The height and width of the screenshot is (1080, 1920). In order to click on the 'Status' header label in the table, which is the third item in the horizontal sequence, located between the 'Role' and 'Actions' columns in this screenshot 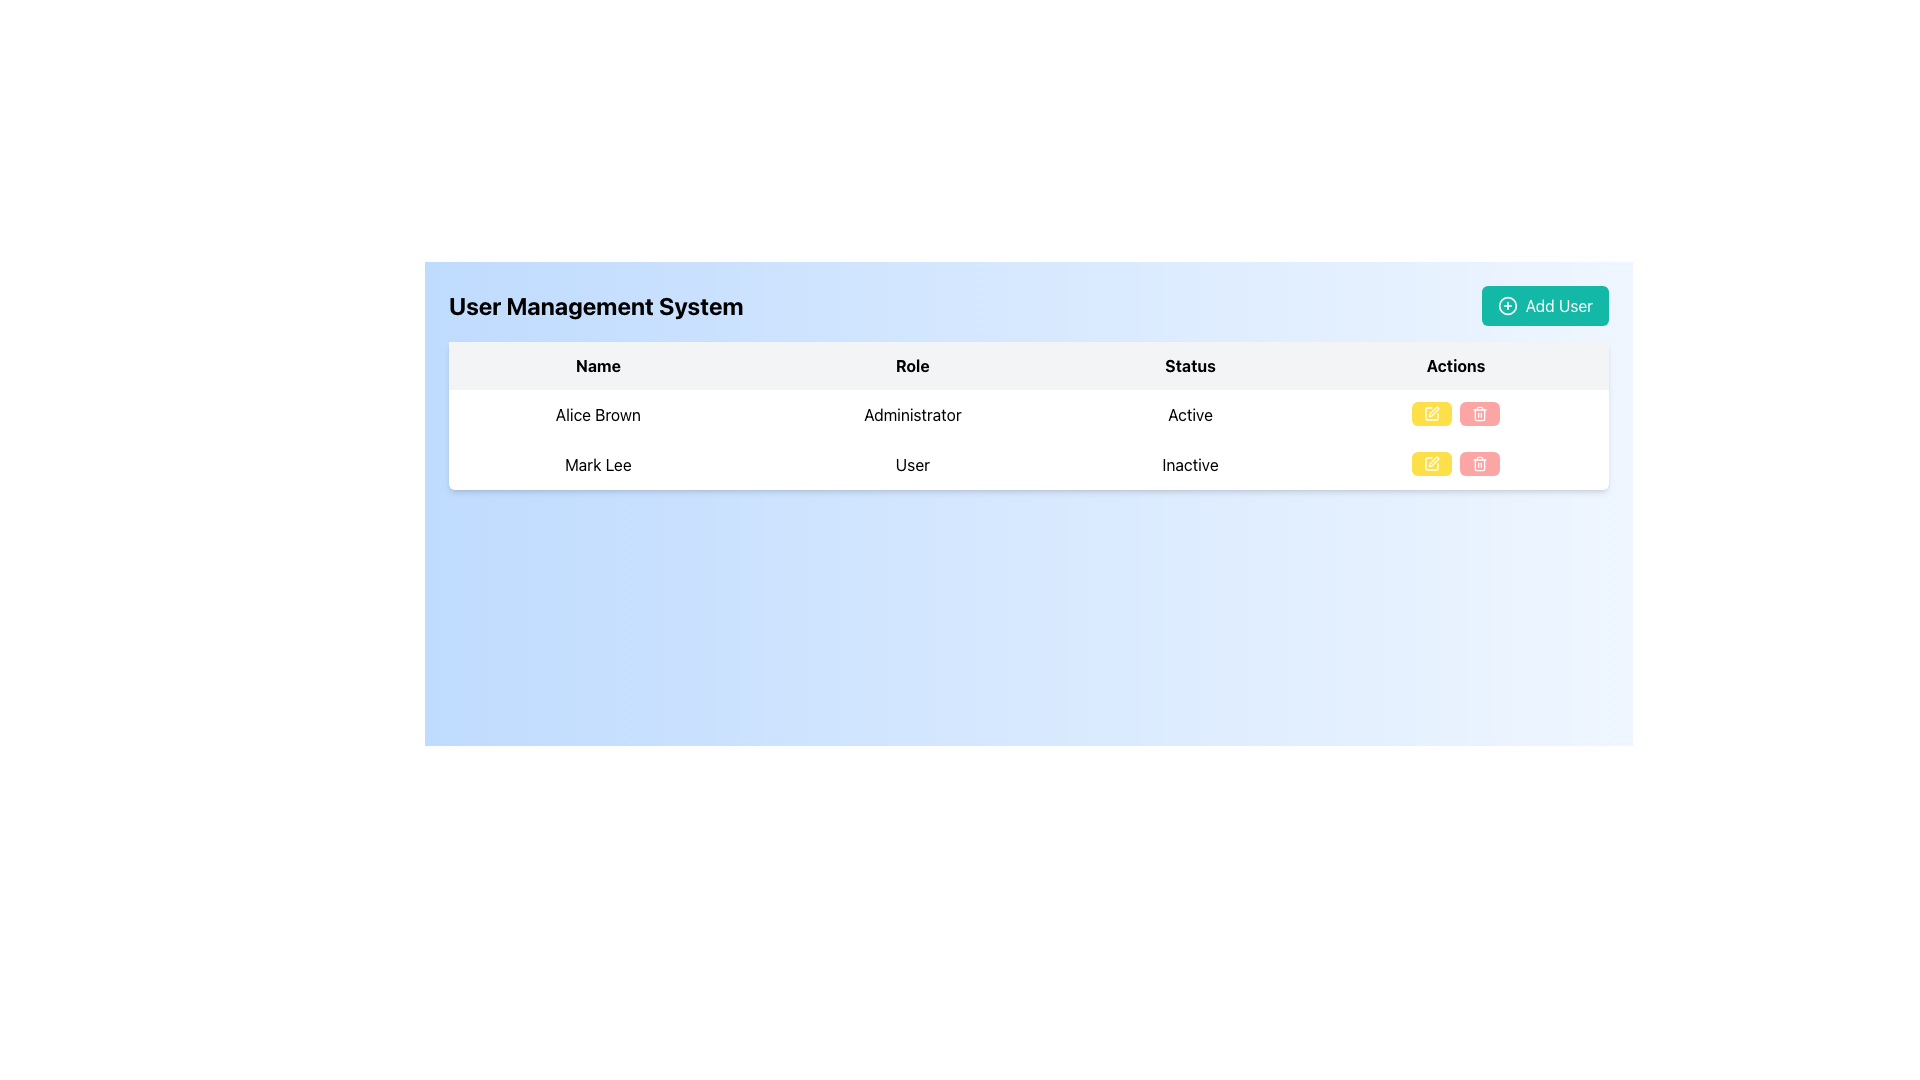, I will do `click(1190, 366)`.